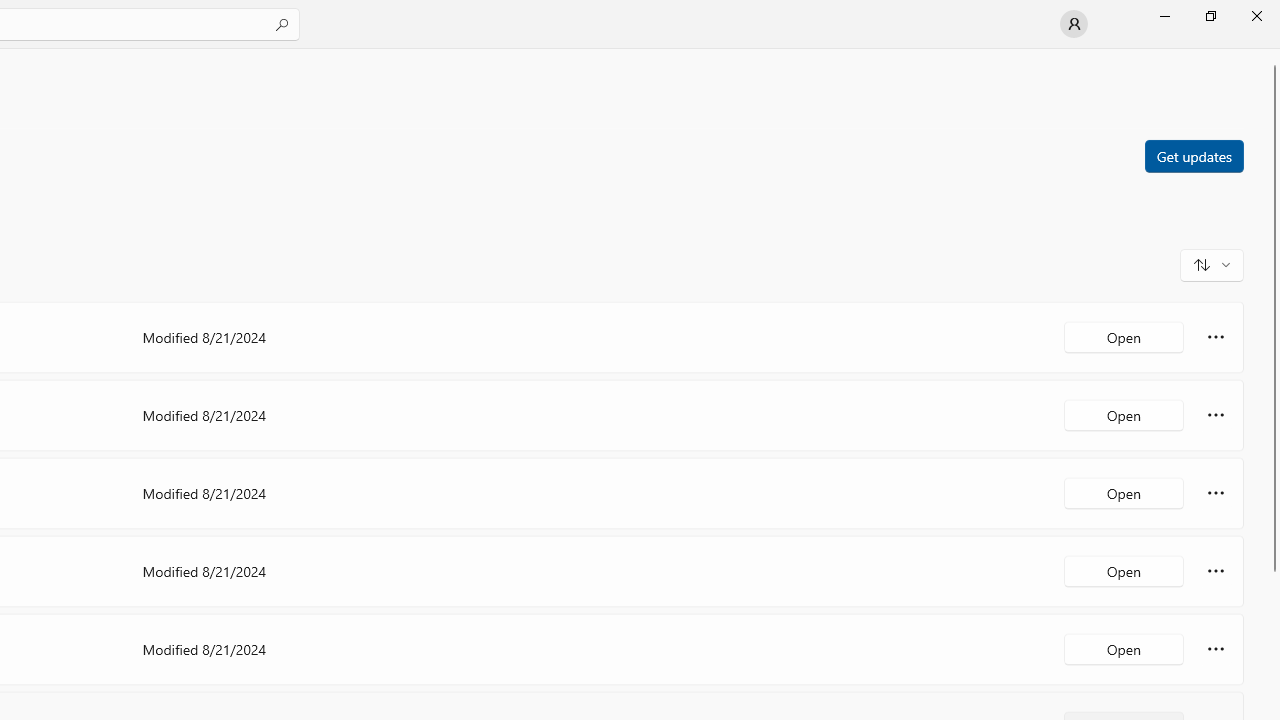 This screenshot has width=1280, height=720. What do you see at coordinates (1164, 15) in the screenshot?
I see `'Minimize Microsoft Store'` at bounding box center [1164, 15].